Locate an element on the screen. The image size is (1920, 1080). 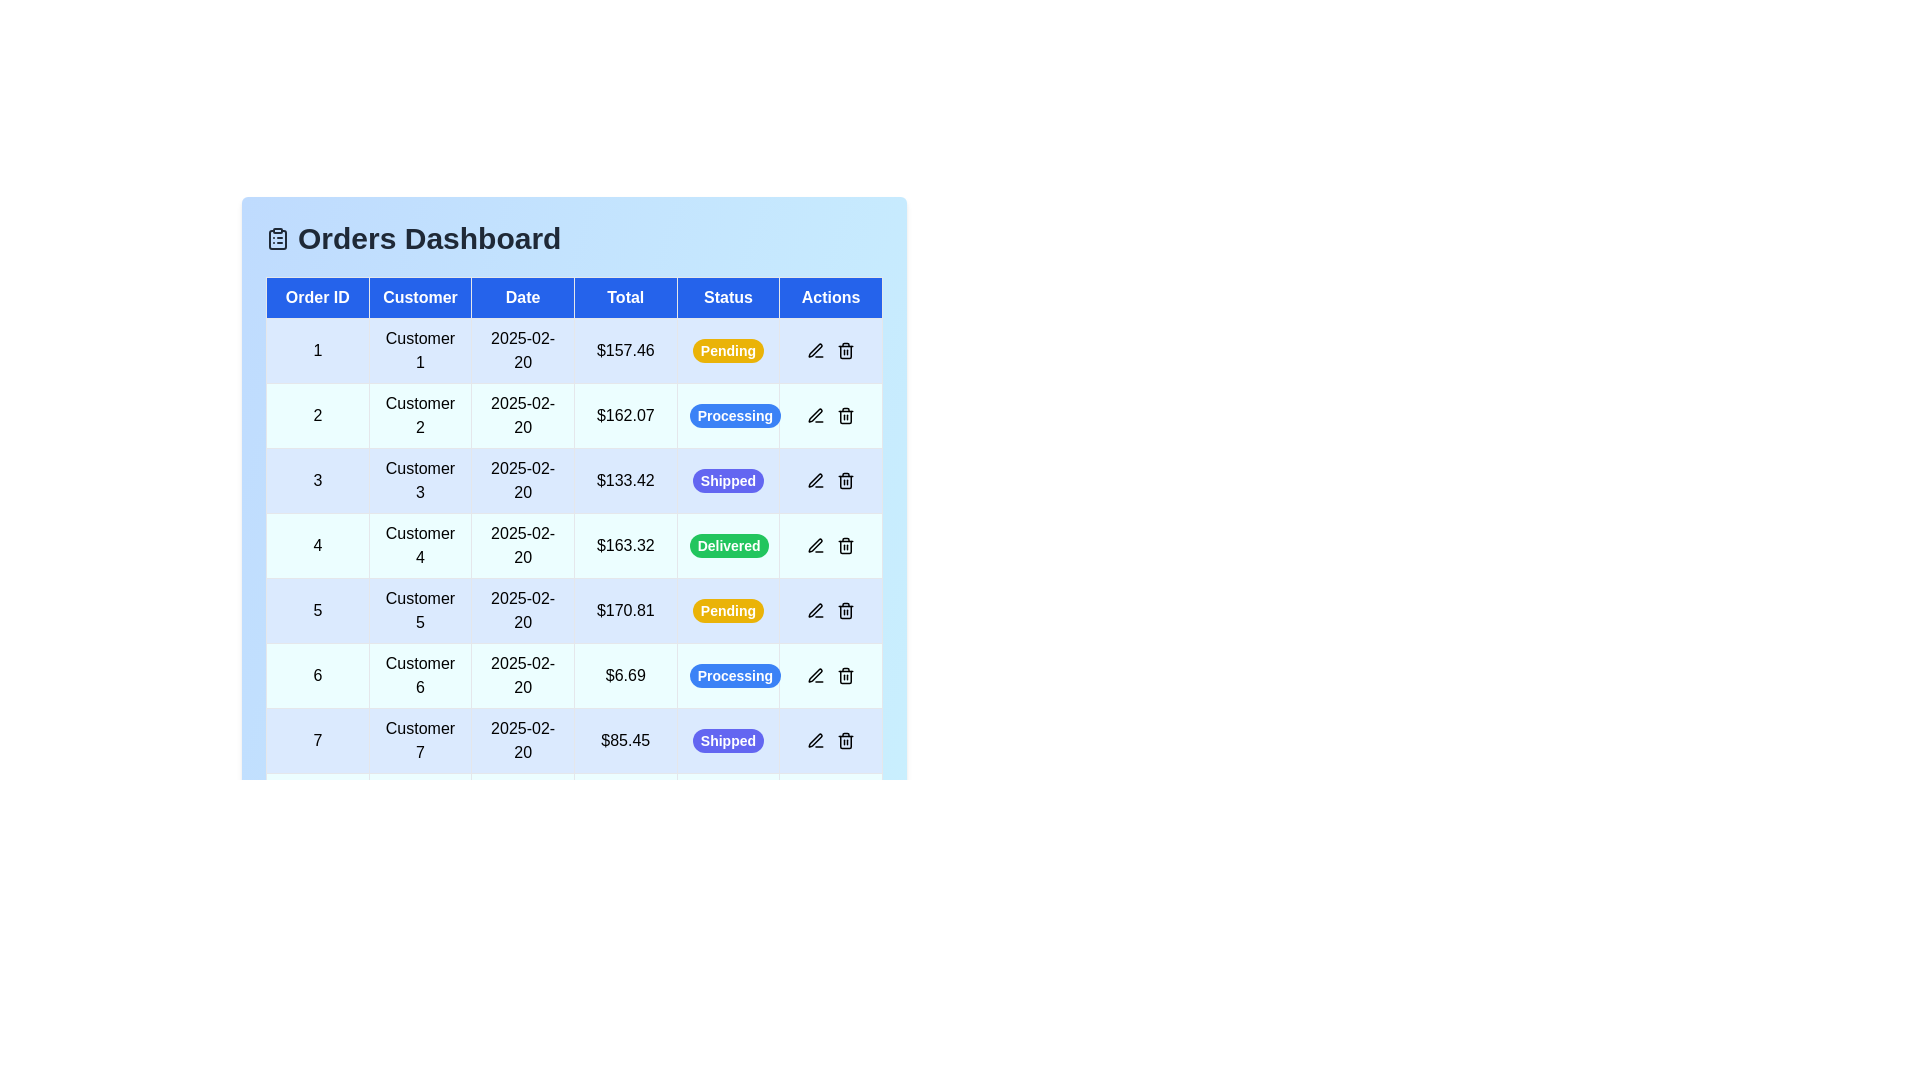
the edit icon in the 'Actions' column for the order with ID 5 is located at coordinates (816, 609).